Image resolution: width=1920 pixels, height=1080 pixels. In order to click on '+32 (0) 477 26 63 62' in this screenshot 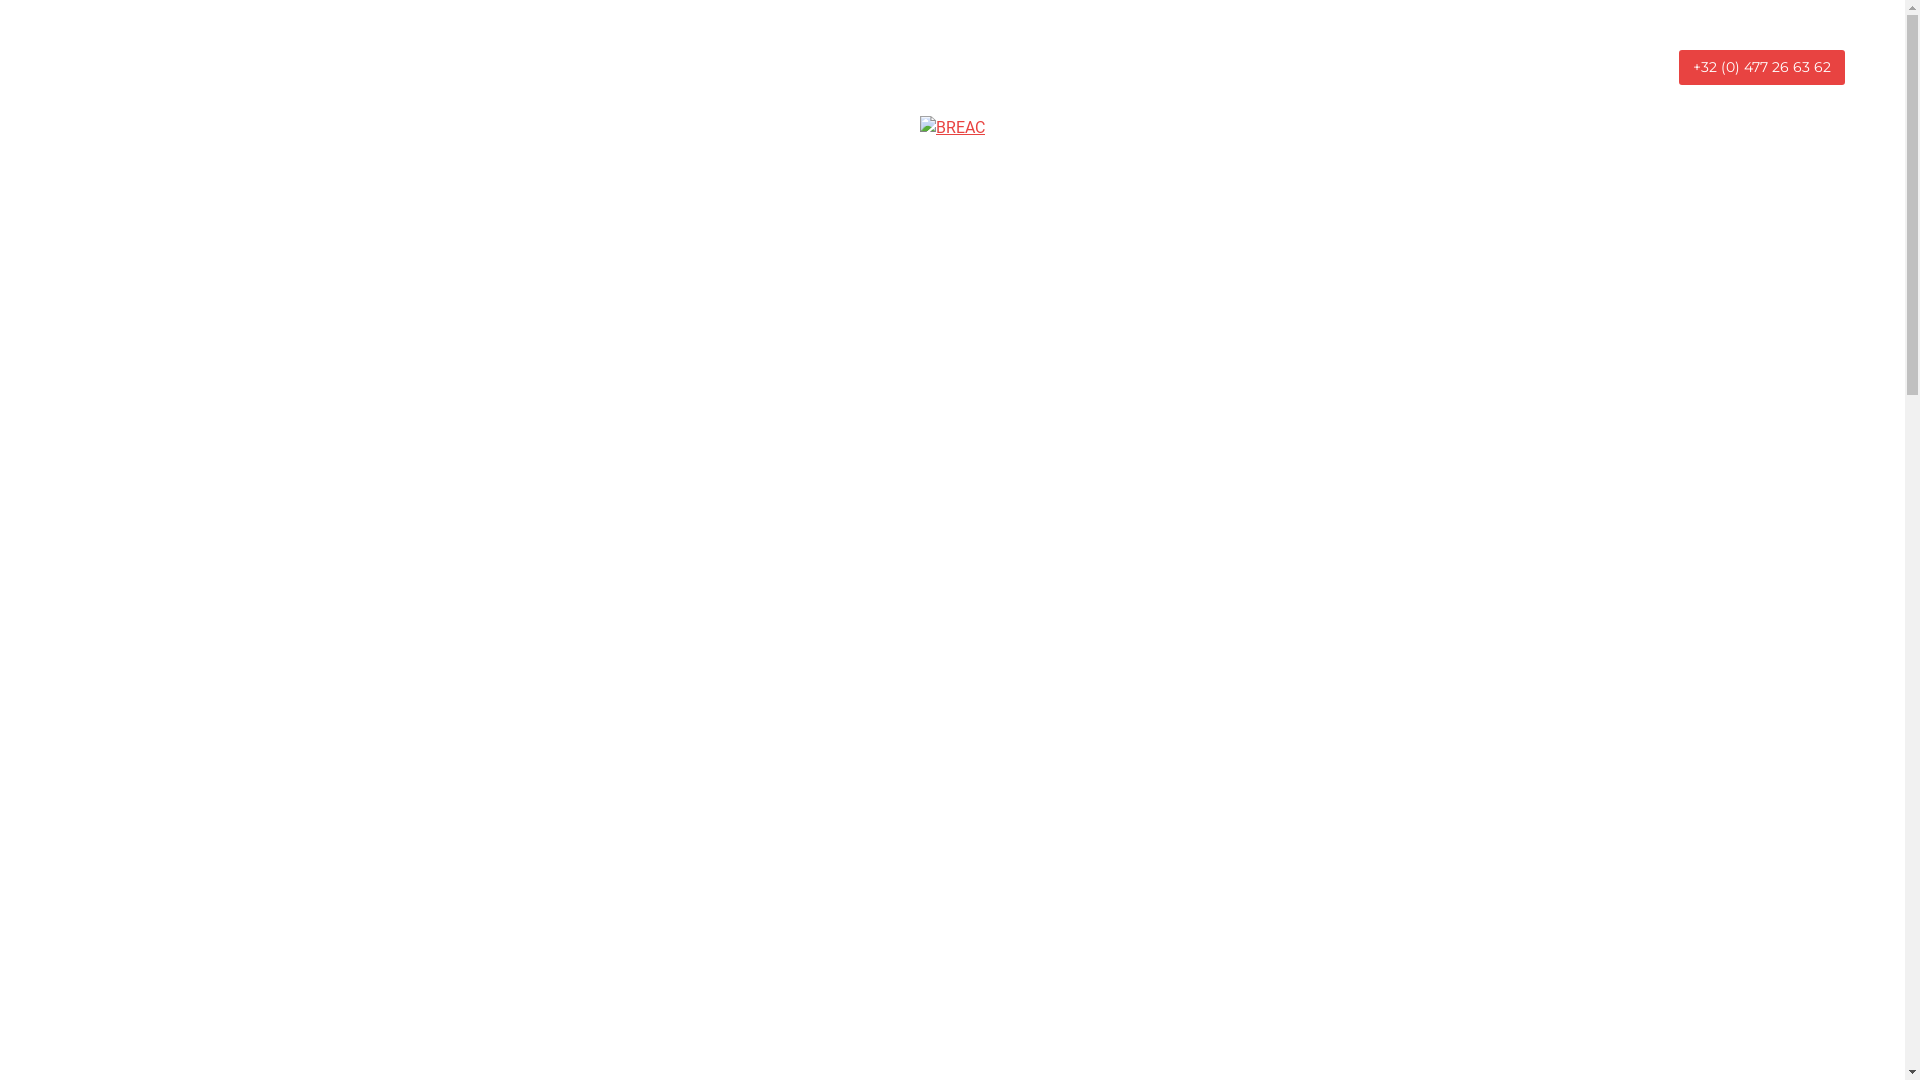, I will do `click(1761, 66)`.